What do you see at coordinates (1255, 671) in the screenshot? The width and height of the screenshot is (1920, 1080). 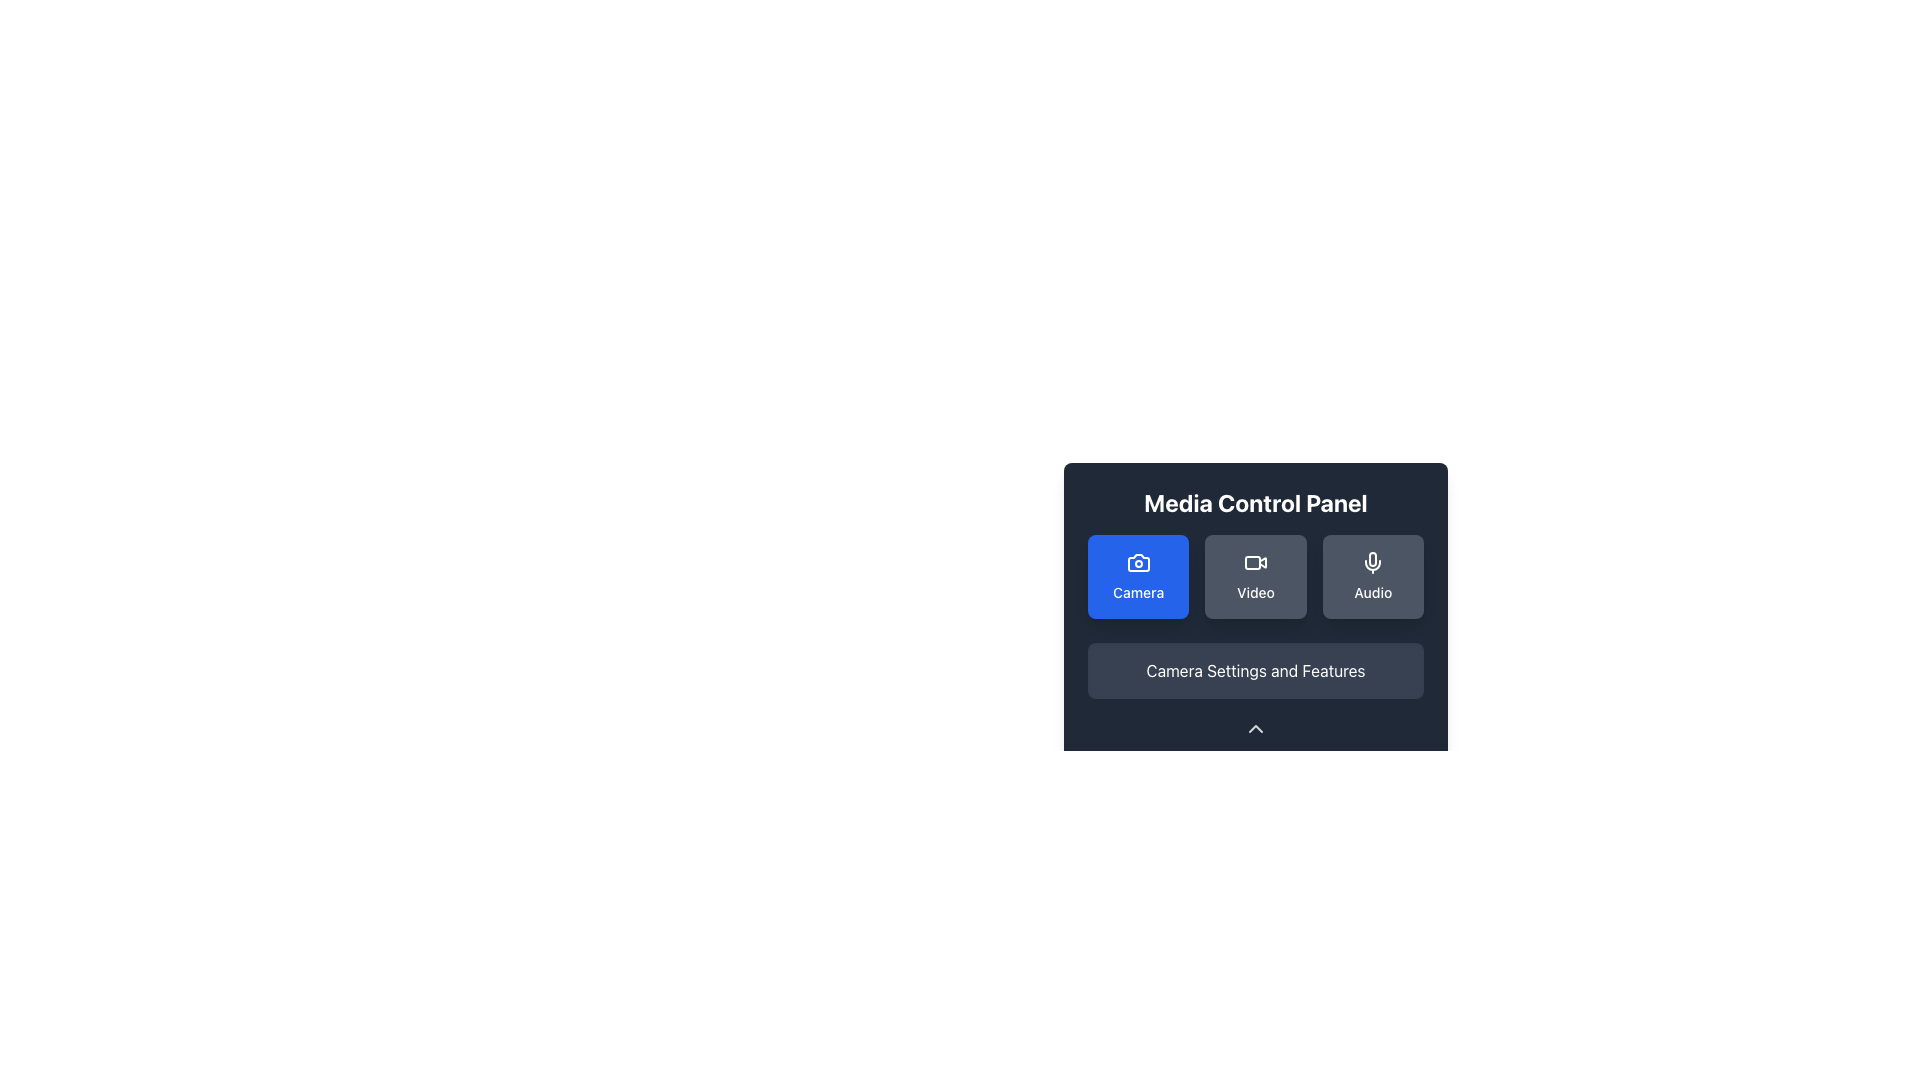 I see `the text label displaying 'Camera Settings and Features' located at the bottom of the Media Control Panel` at bounding box center [1255, 671].